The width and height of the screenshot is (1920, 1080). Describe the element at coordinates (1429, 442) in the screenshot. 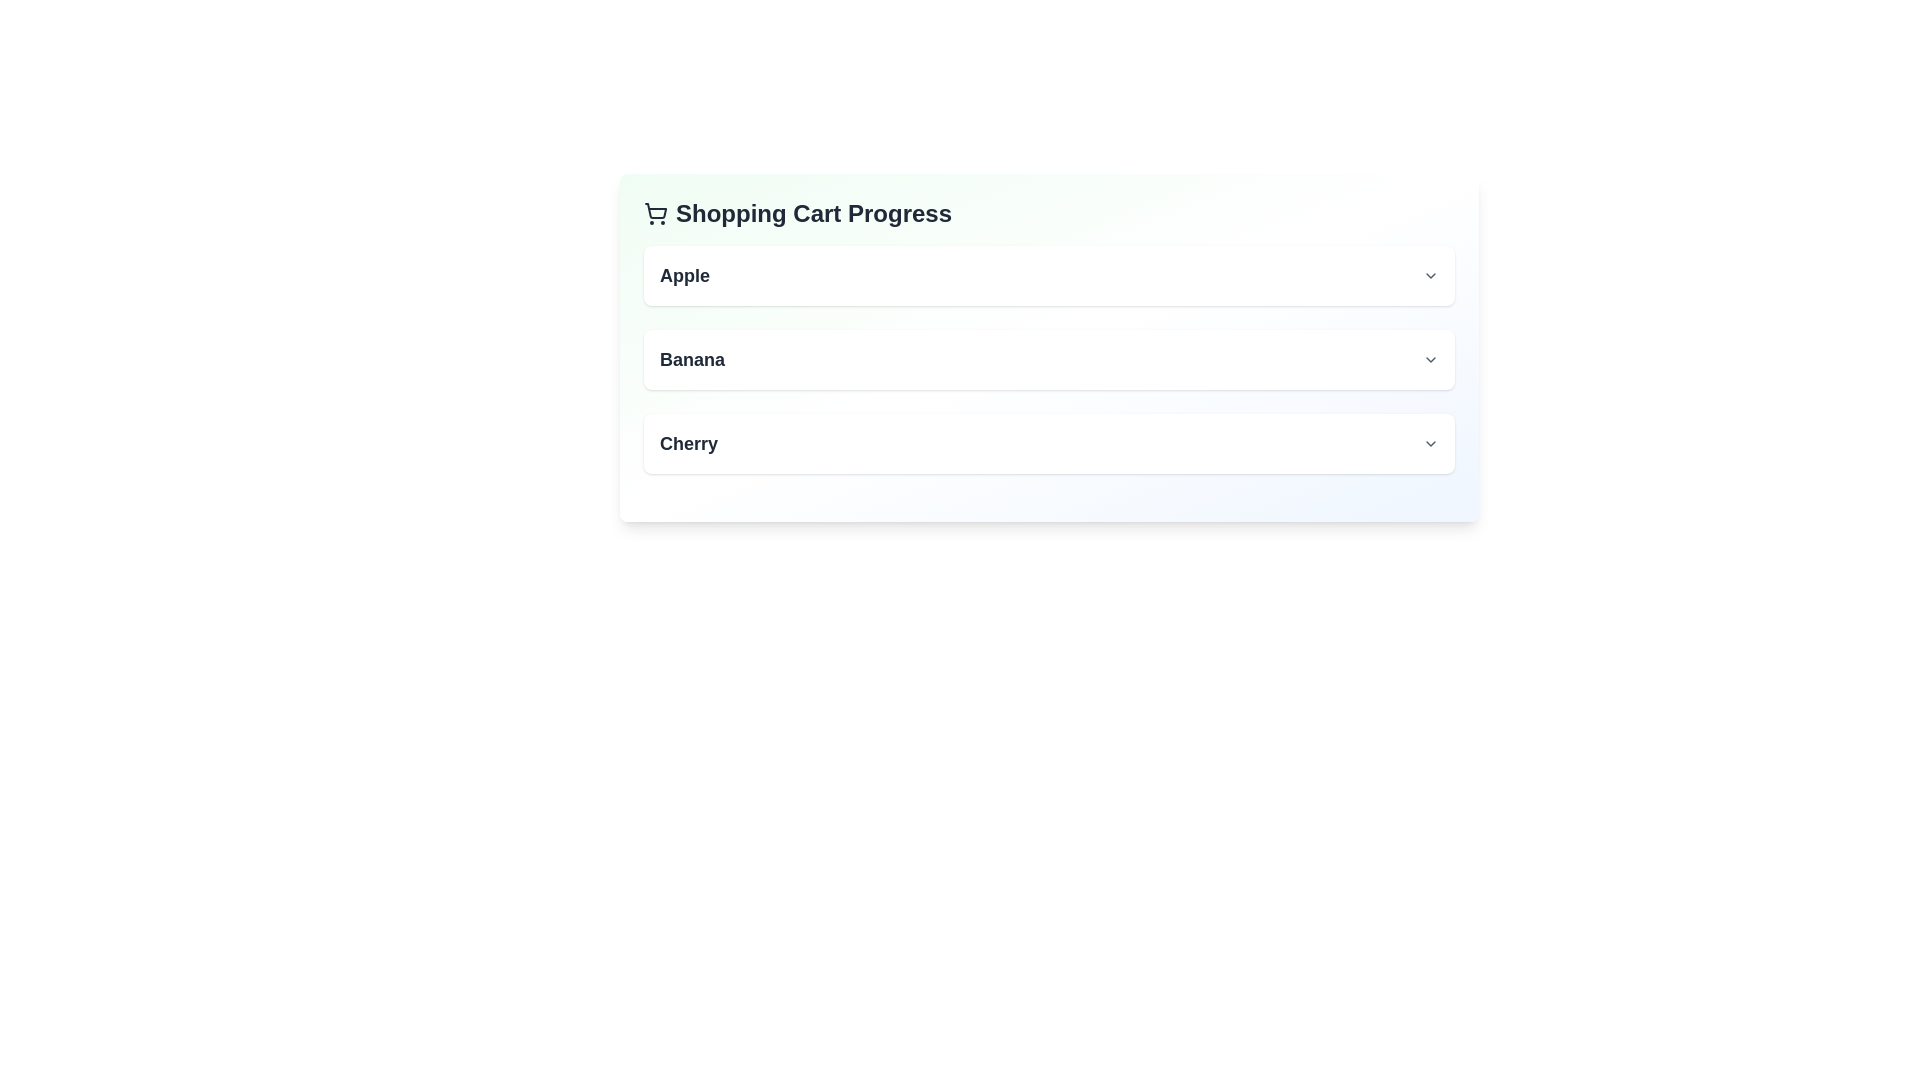

I see `the dropdown toggle icon button, which is a small gray downward-pointing arrow located on the far-right side of the row labeled 'Cherry'` at that location.